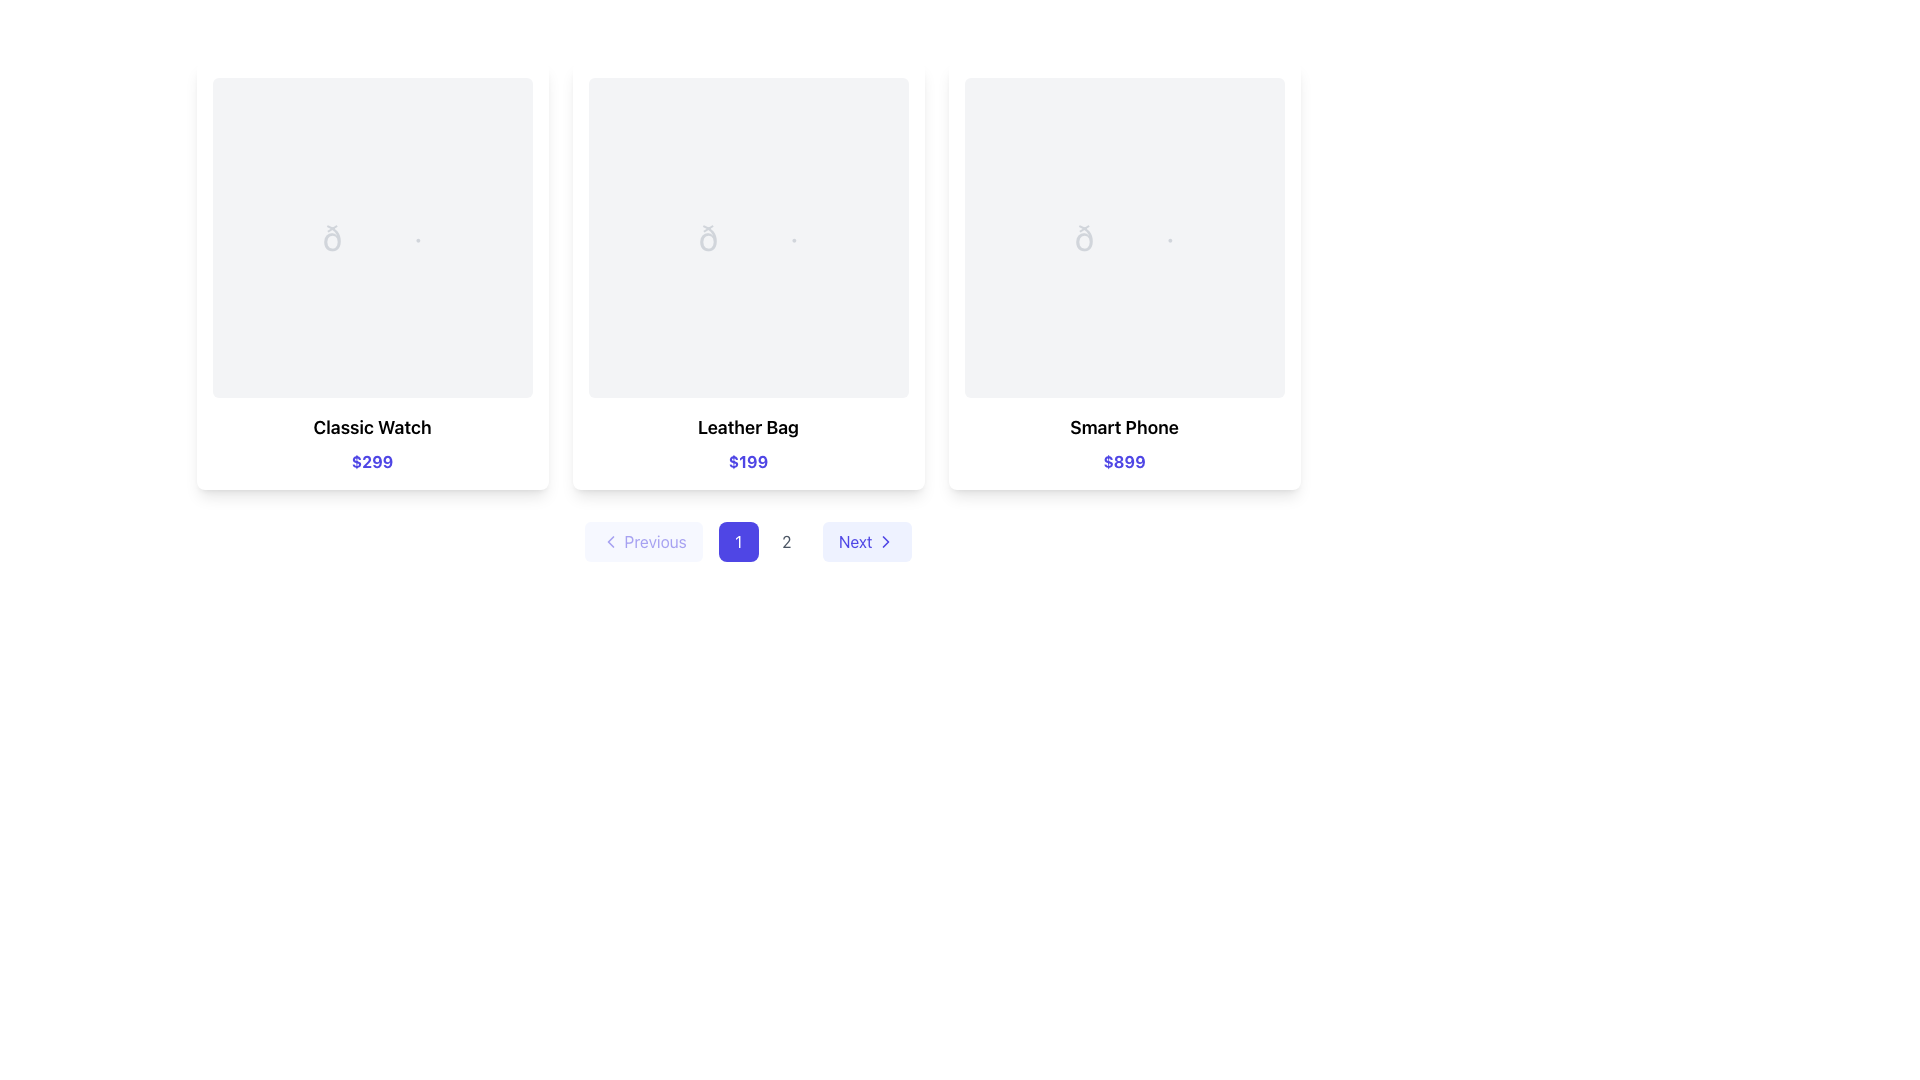  I want to click on the chevron icon within the 'Next' button in the pagination bar to advance to the next set of items, so click(885, 542).